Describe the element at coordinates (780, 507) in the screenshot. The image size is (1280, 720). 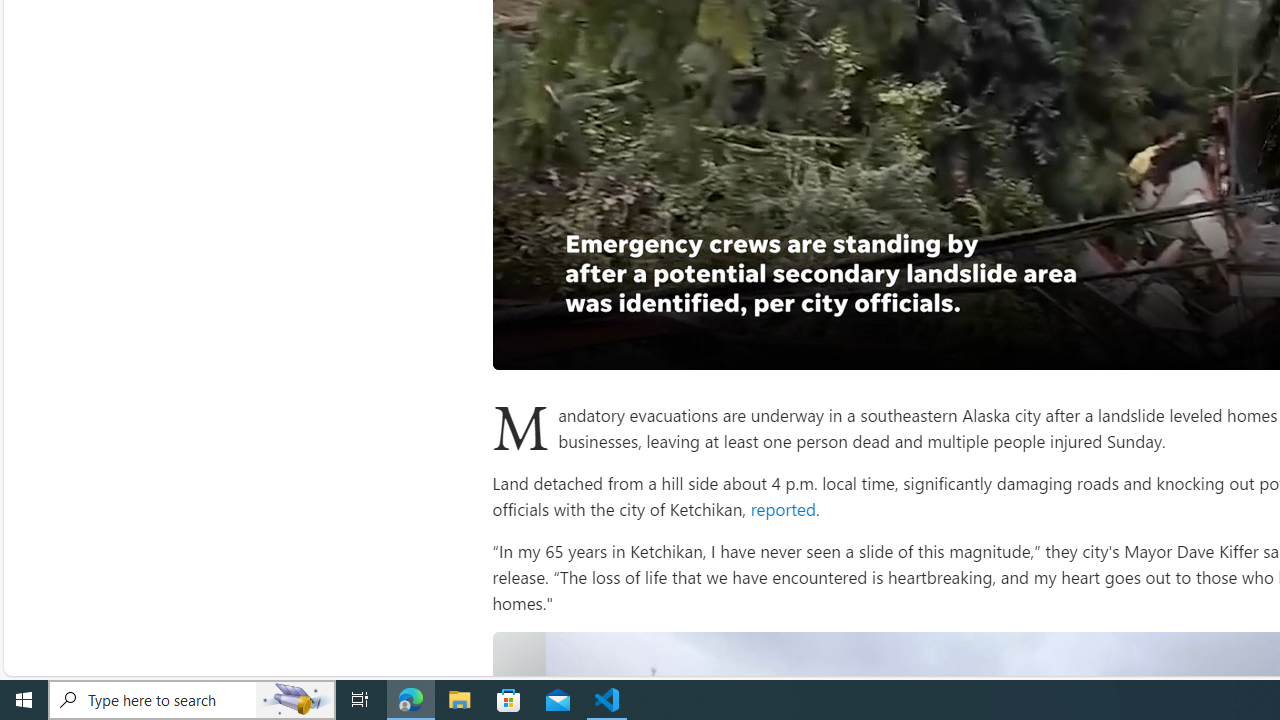
I see `' reported'` at that location.